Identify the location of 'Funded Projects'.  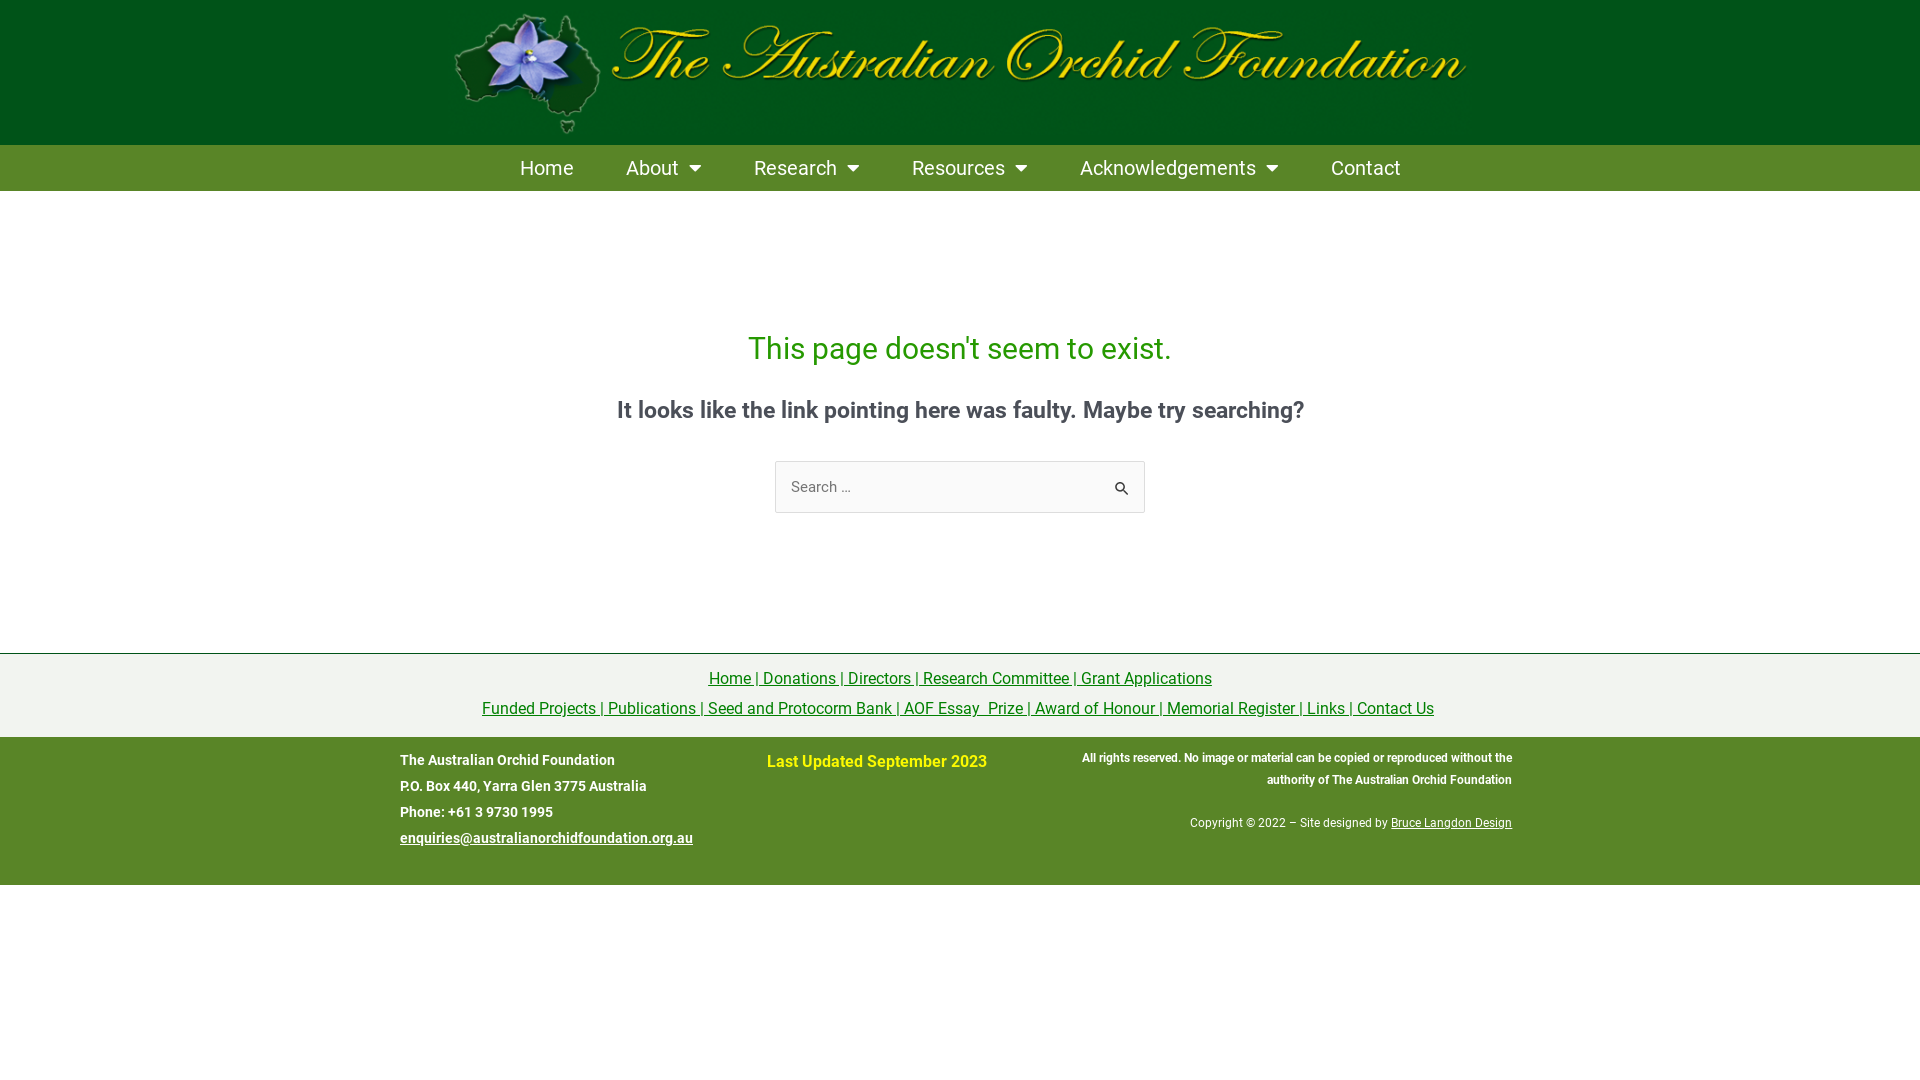
(538, 707).